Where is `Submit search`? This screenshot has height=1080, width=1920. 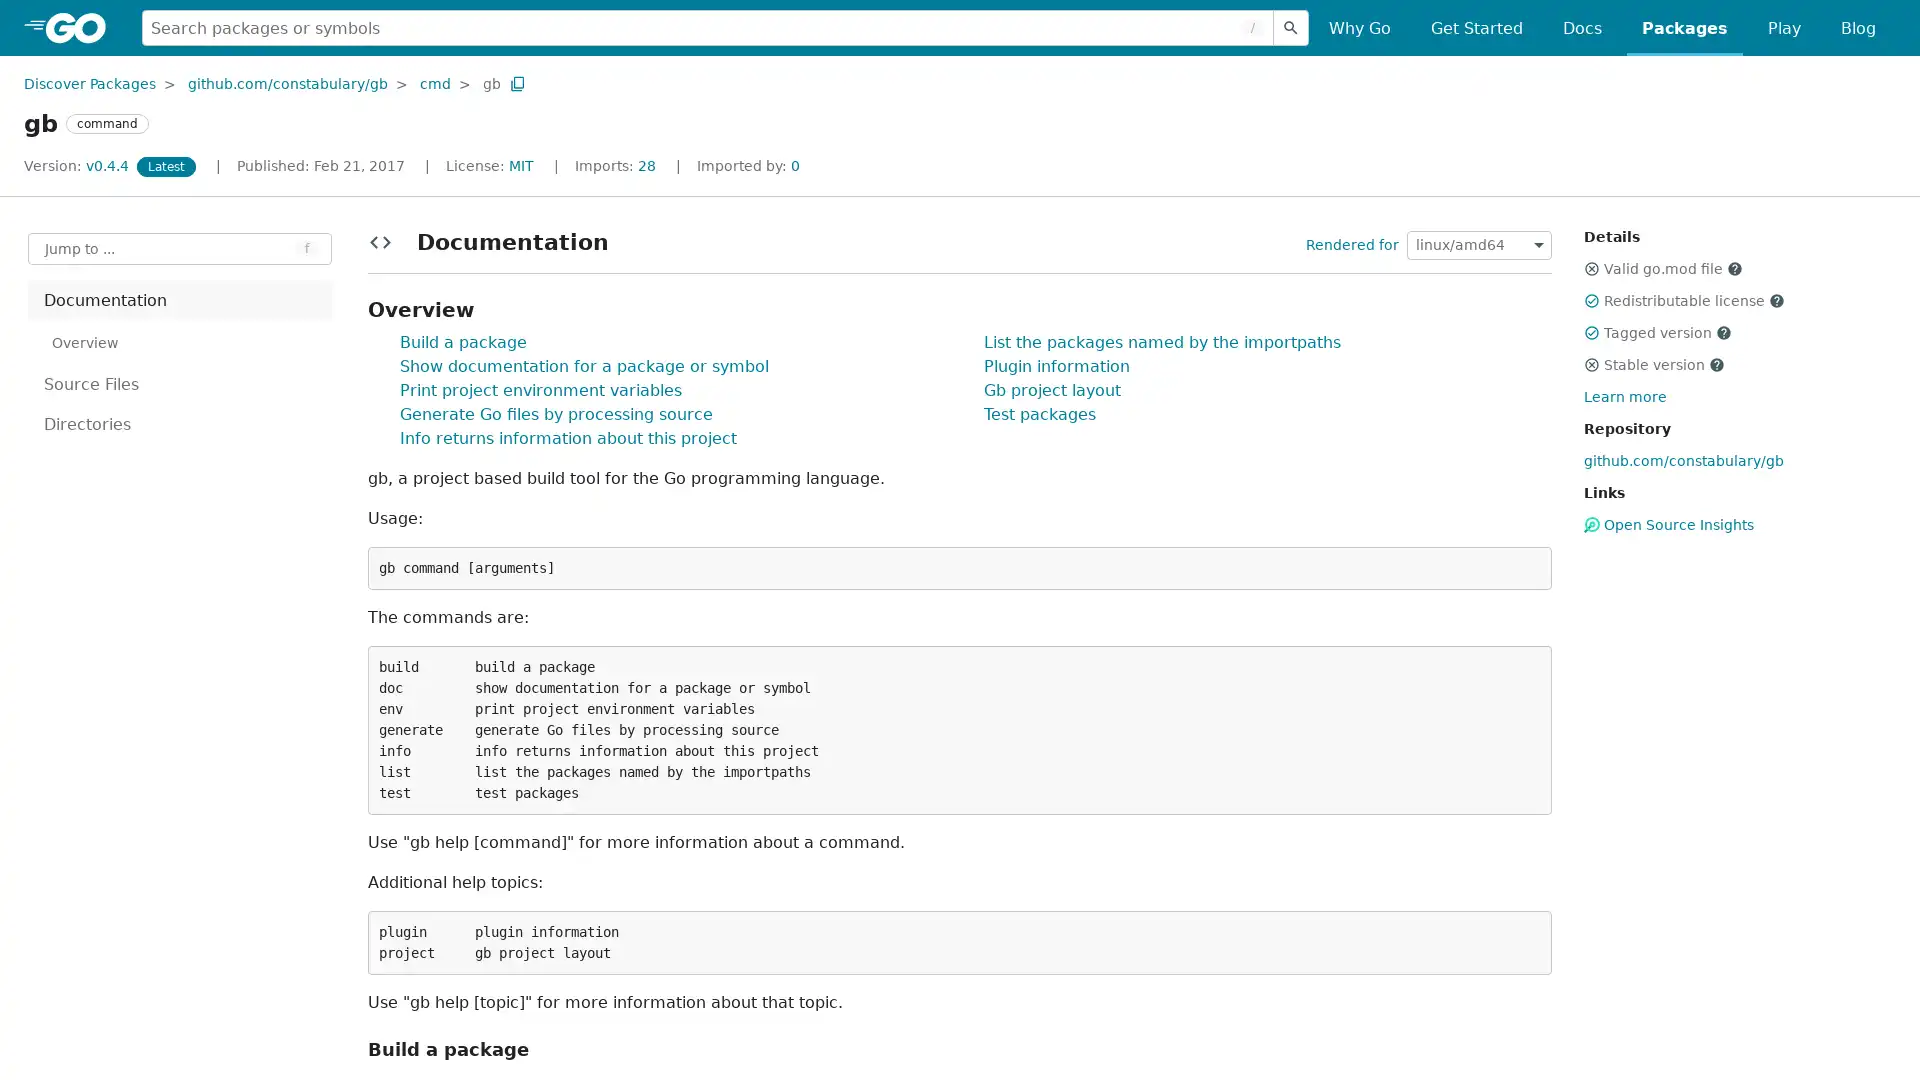 Submit search is located at coordinates (1291, 27).